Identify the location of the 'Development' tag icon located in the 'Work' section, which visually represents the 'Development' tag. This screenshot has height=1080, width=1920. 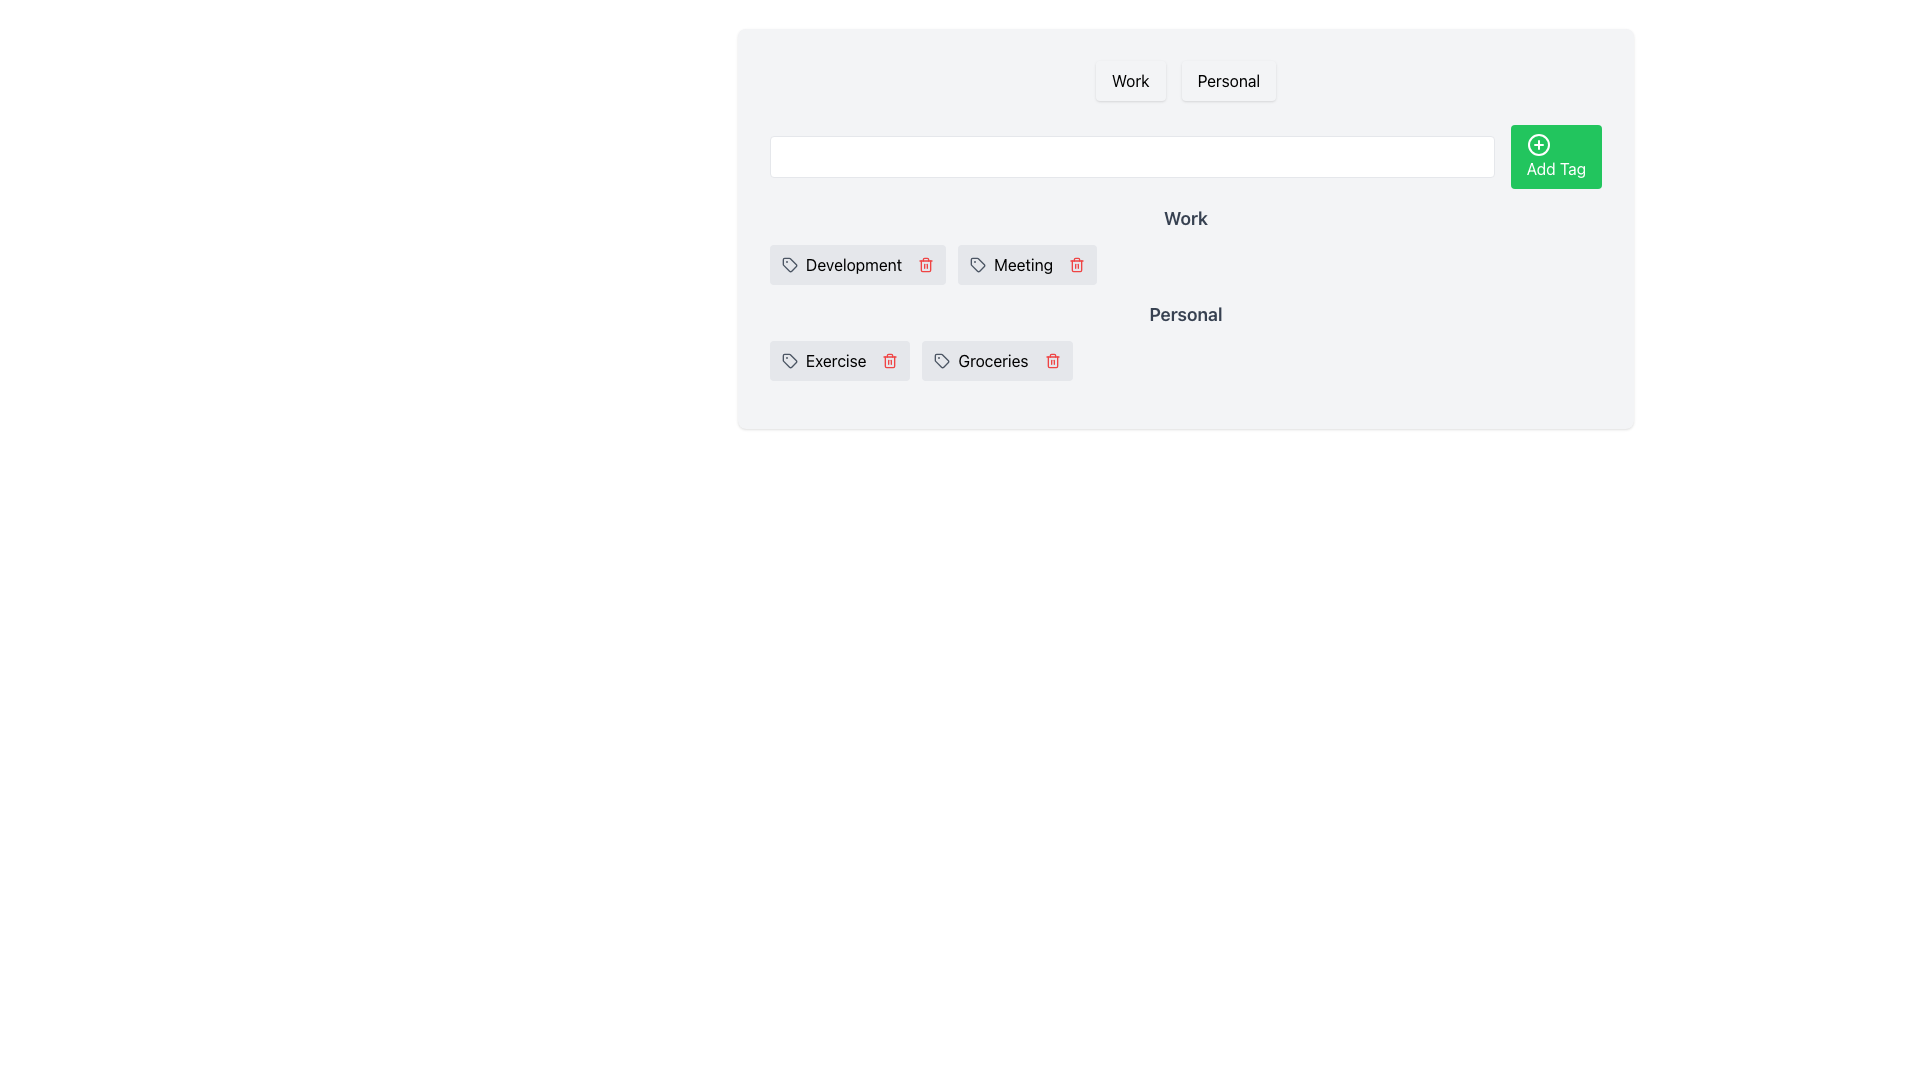
(789, 264).